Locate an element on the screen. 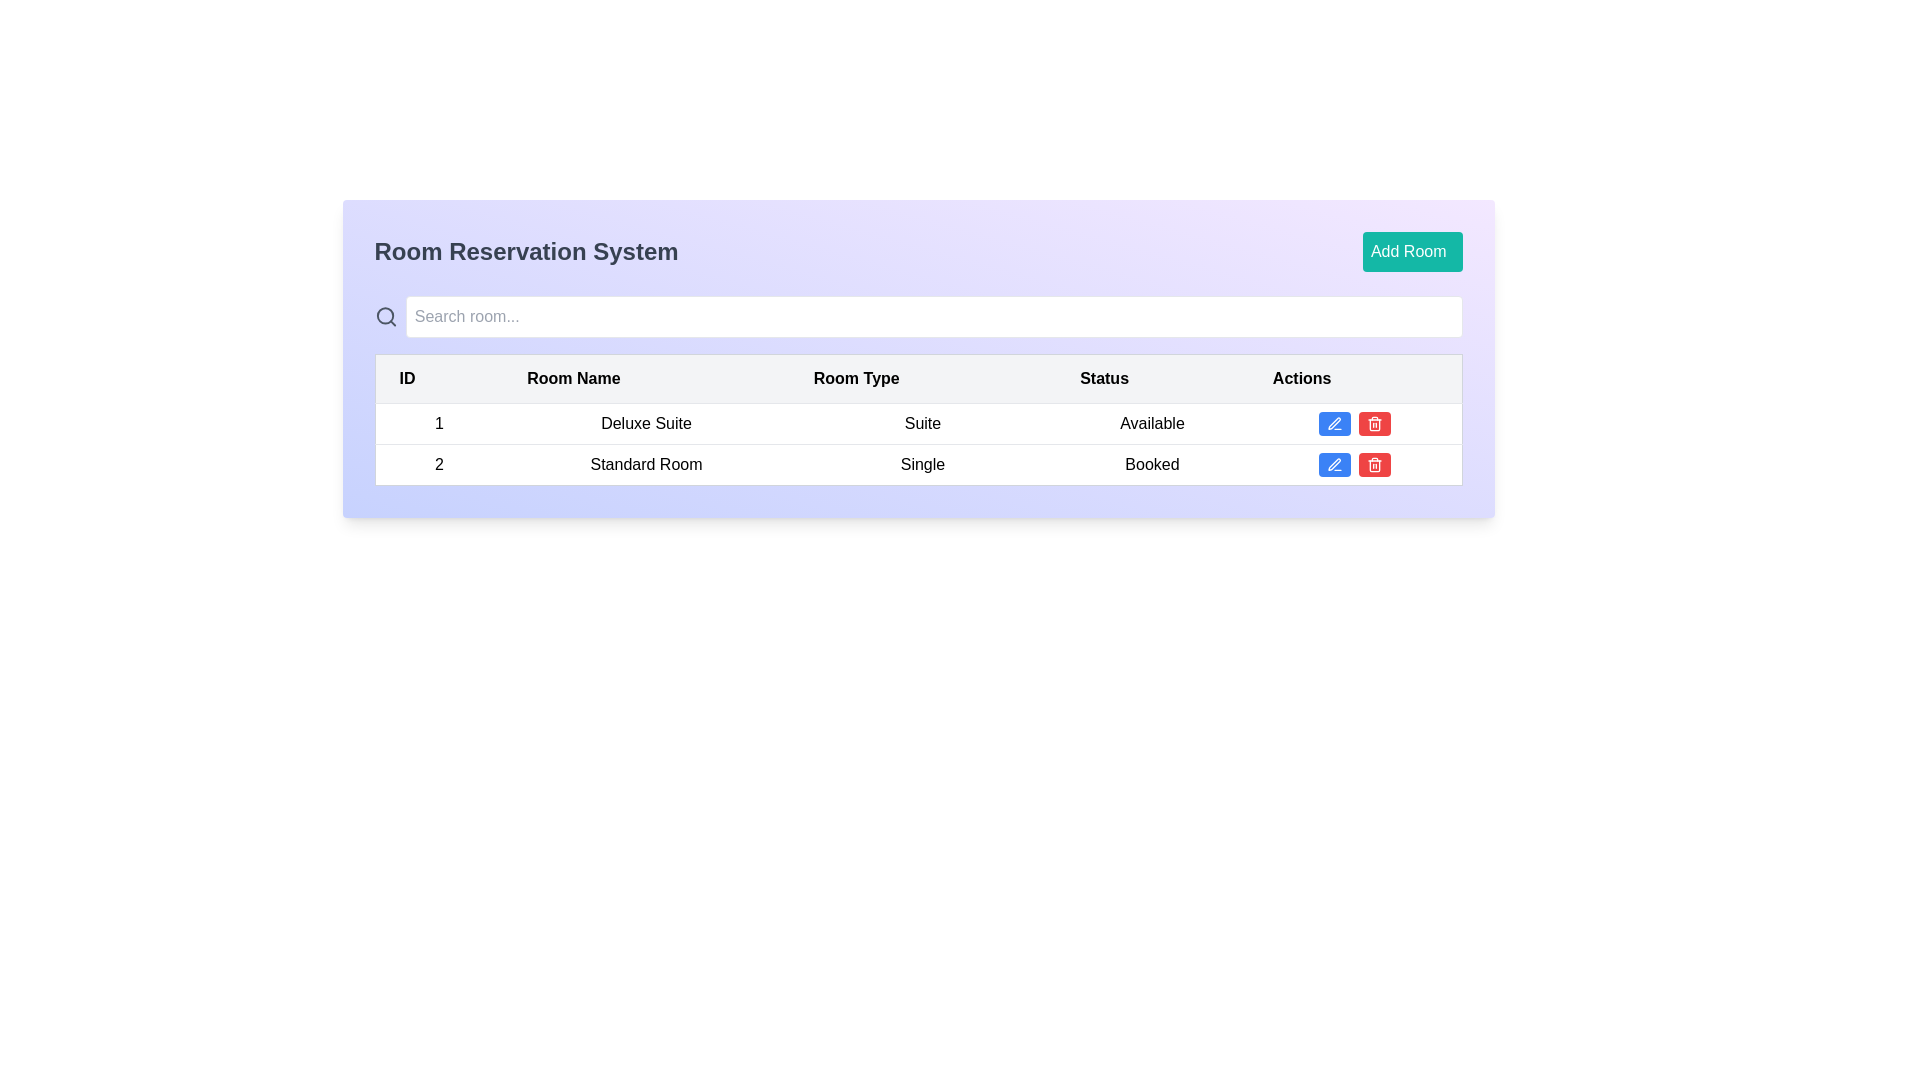  the 'Add Room' text label within the button in the 'Room Reservation System' panel, which indicates the purpose of adding a new room is located at coordinates (1407, 250).